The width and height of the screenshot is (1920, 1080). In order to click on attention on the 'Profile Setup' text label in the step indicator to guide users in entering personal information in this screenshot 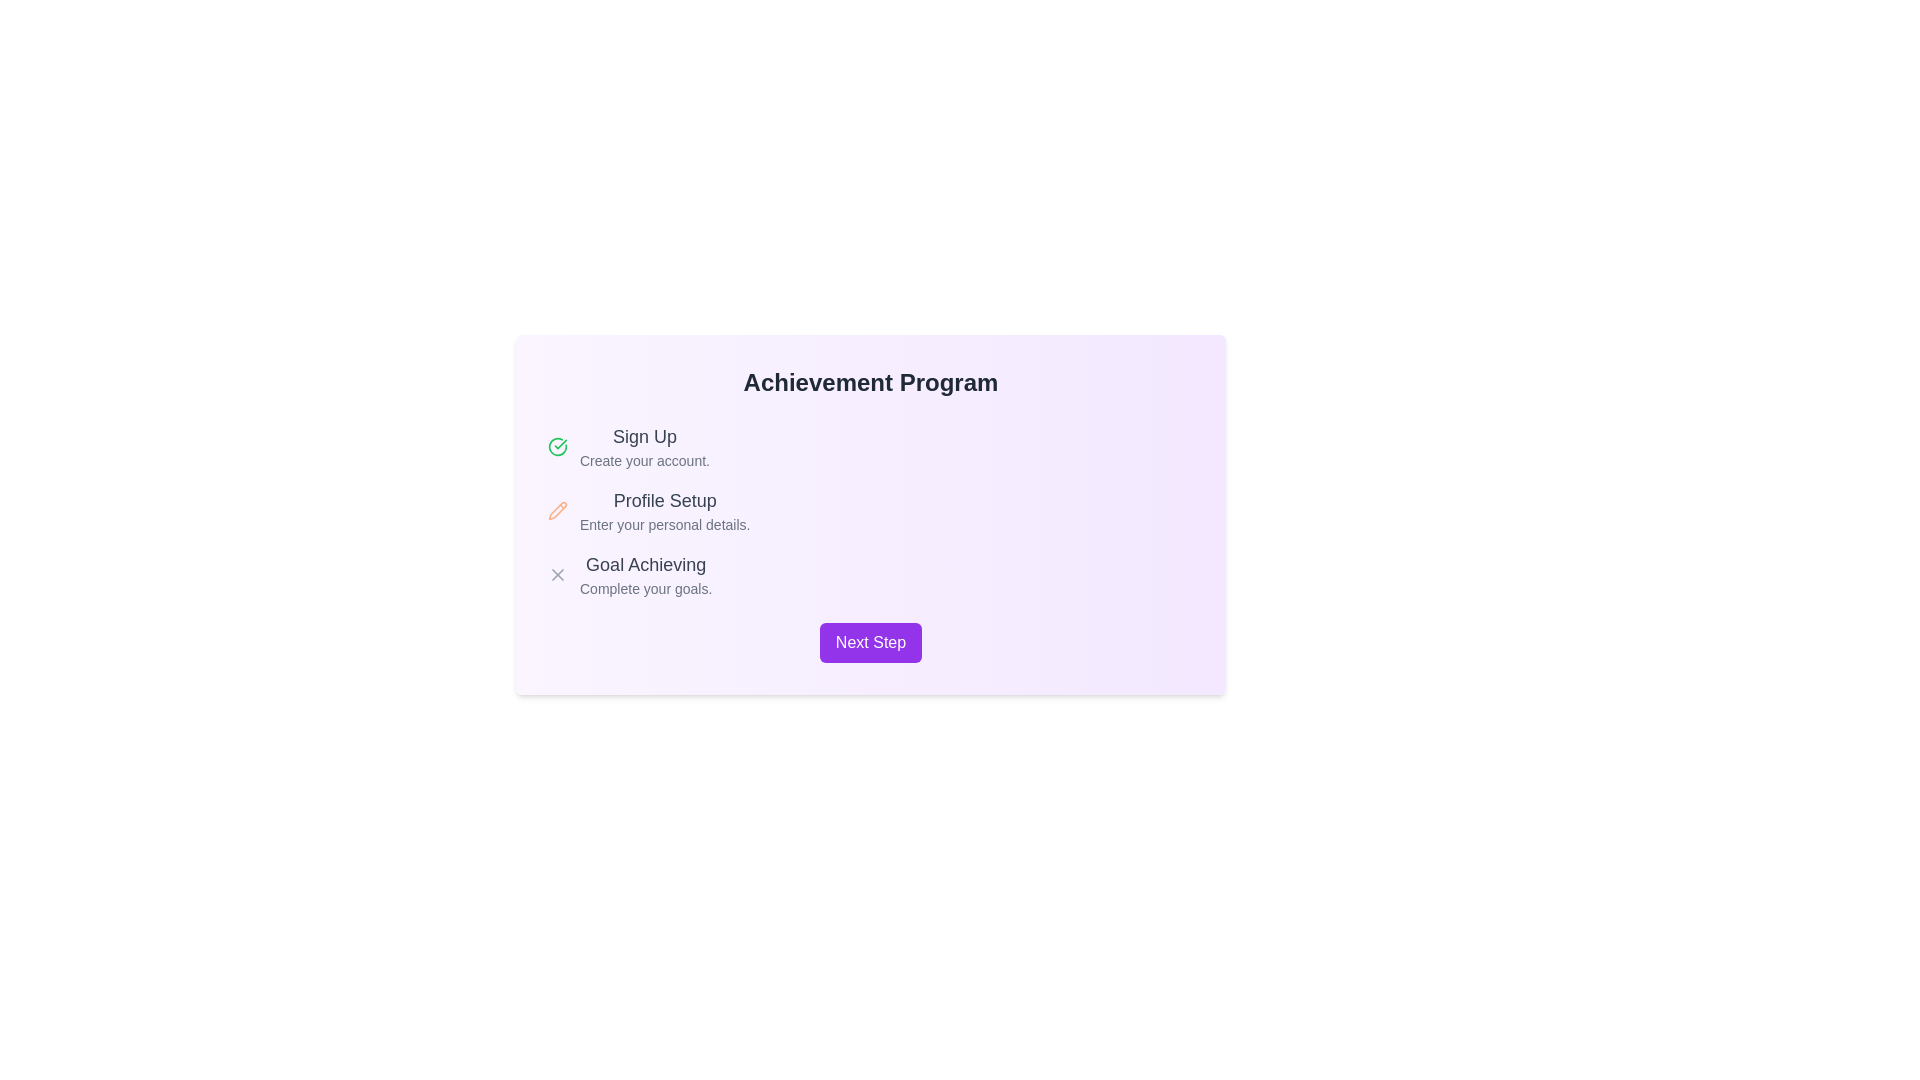, I will do `click(665, 509)`.